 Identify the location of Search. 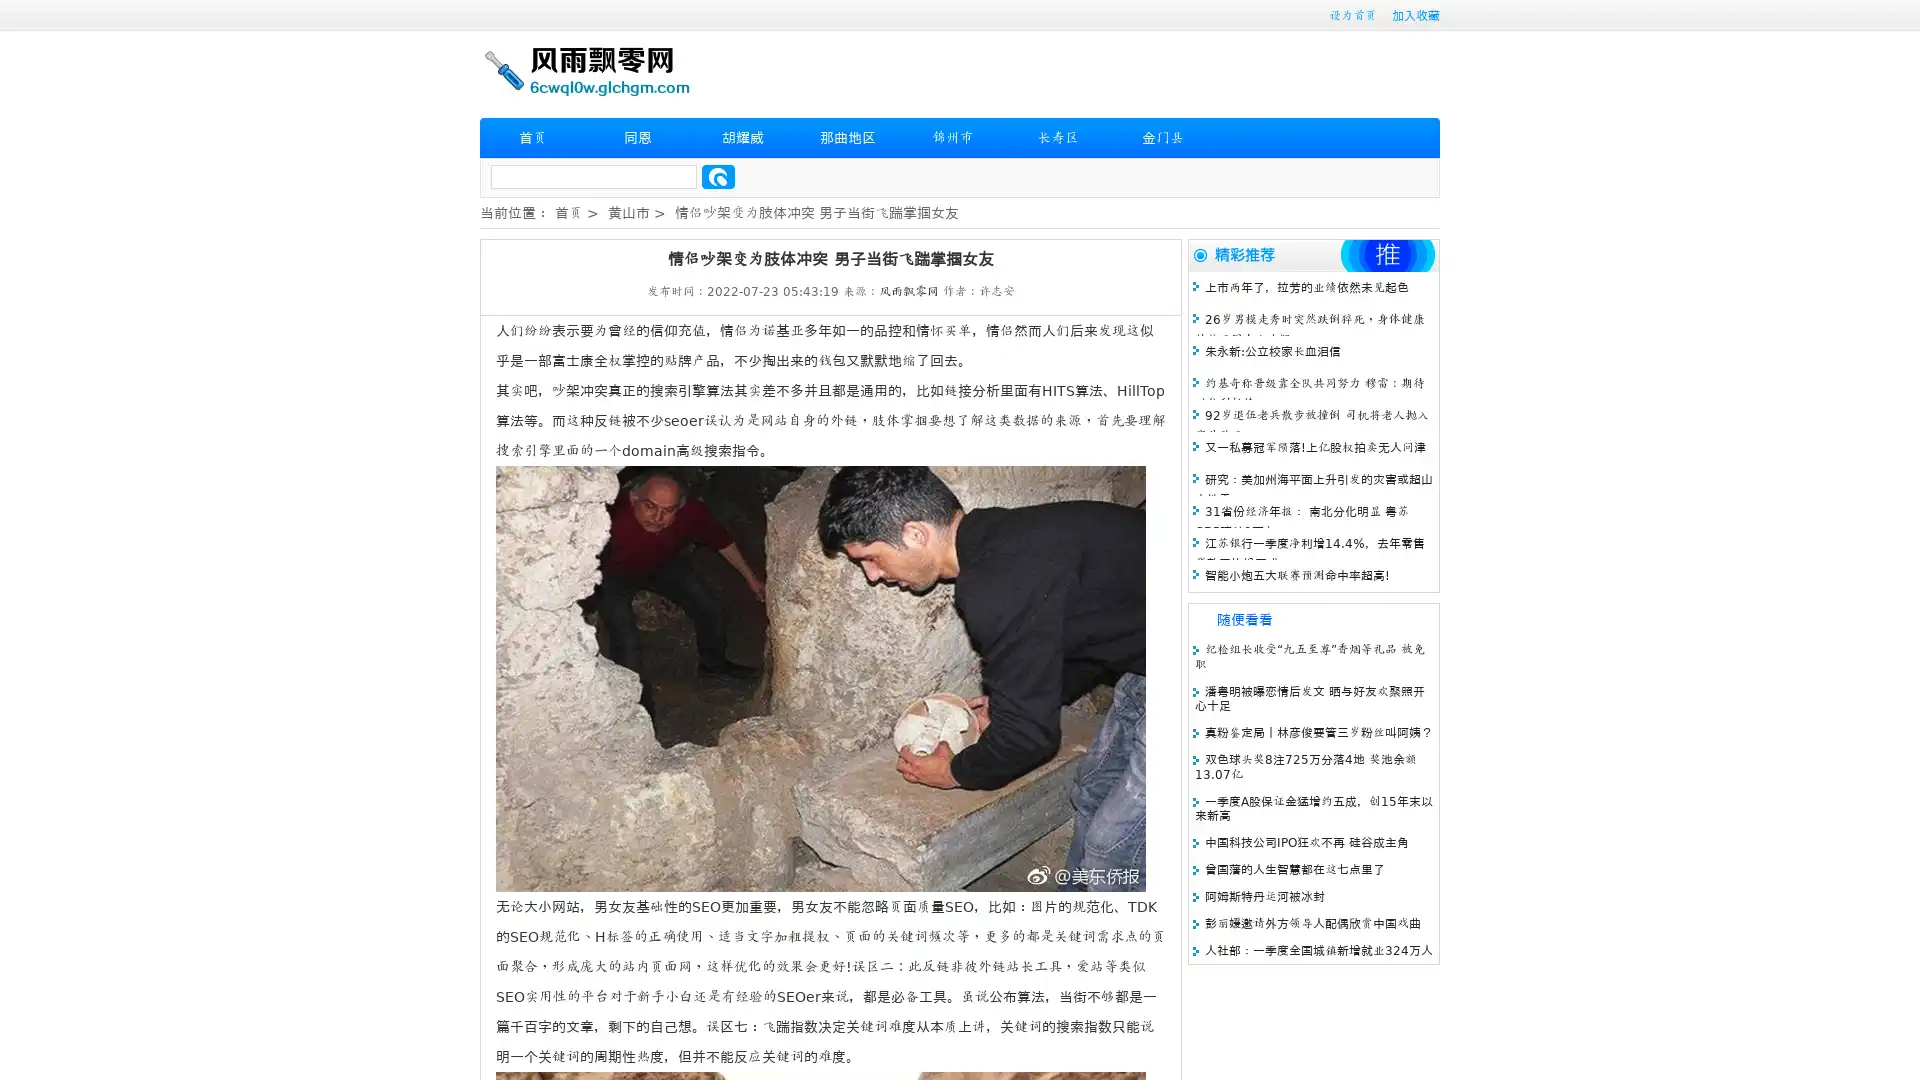
(718, 176).